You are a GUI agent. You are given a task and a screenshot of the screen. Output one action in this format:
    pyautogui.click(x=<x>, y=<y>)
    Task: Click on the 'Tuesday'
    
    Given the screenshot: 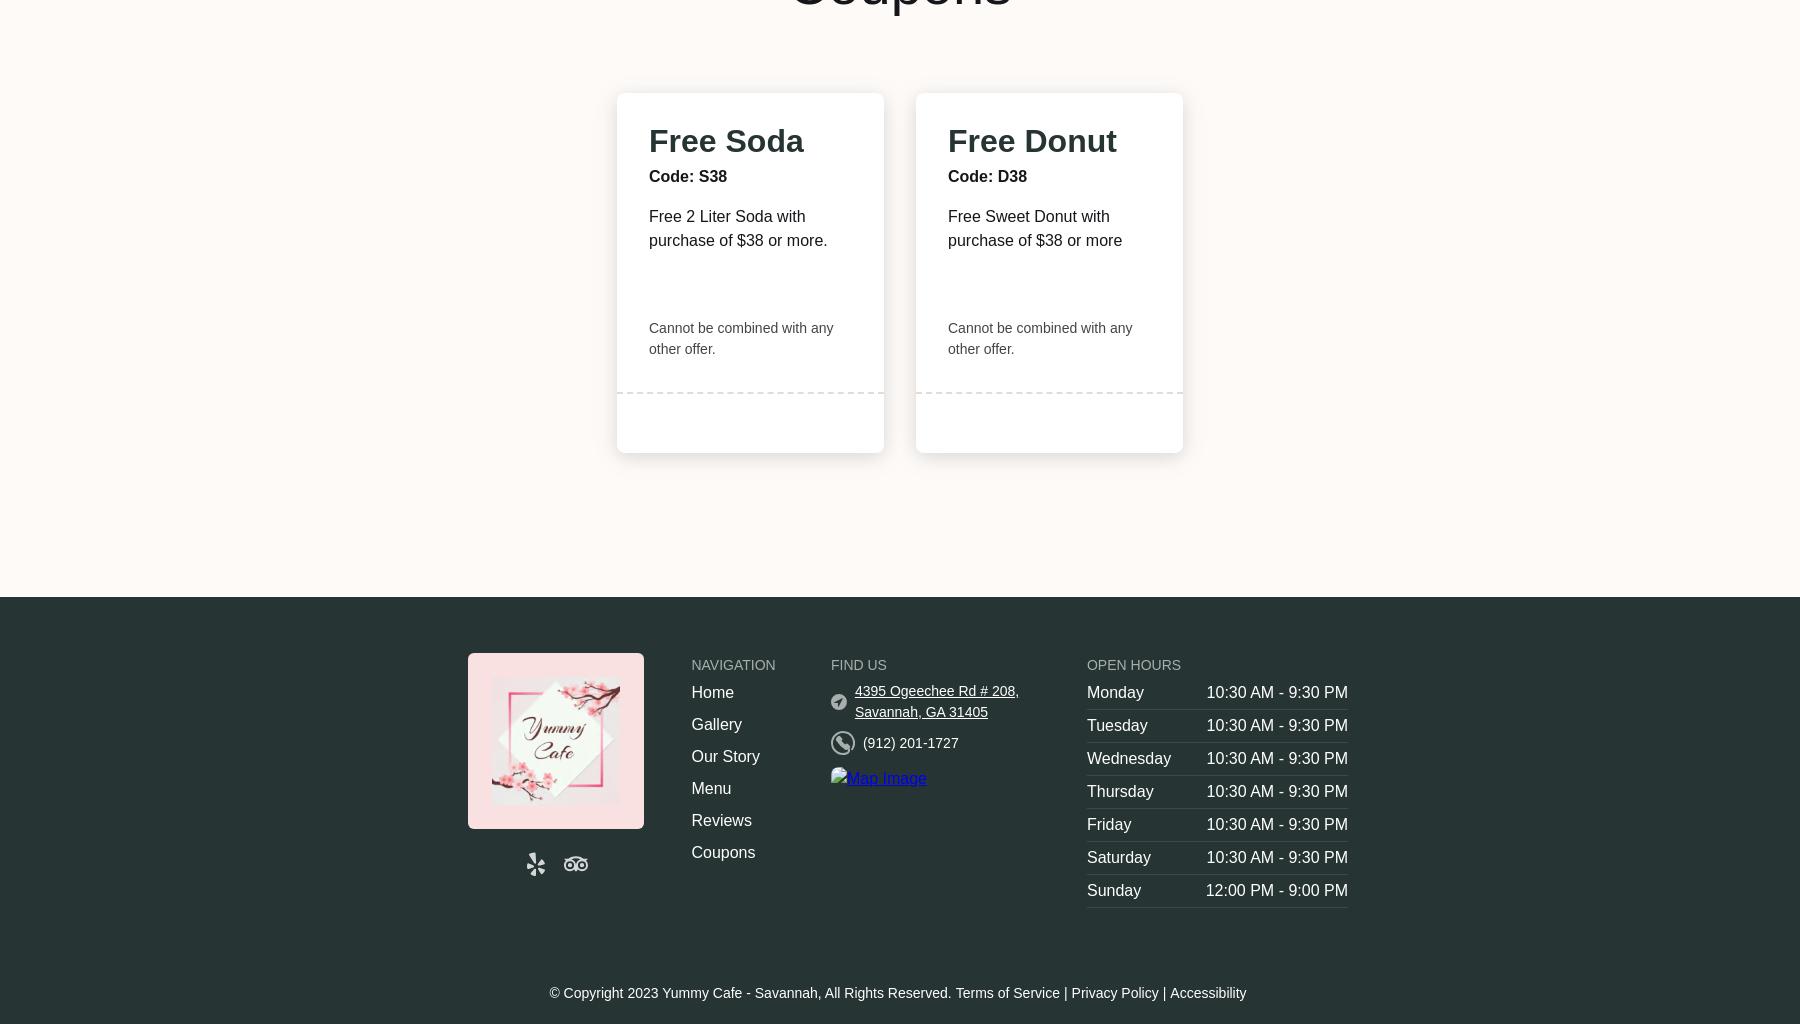 What is the action you would take?
    pyautogui.click(x=1085, y=725)
    